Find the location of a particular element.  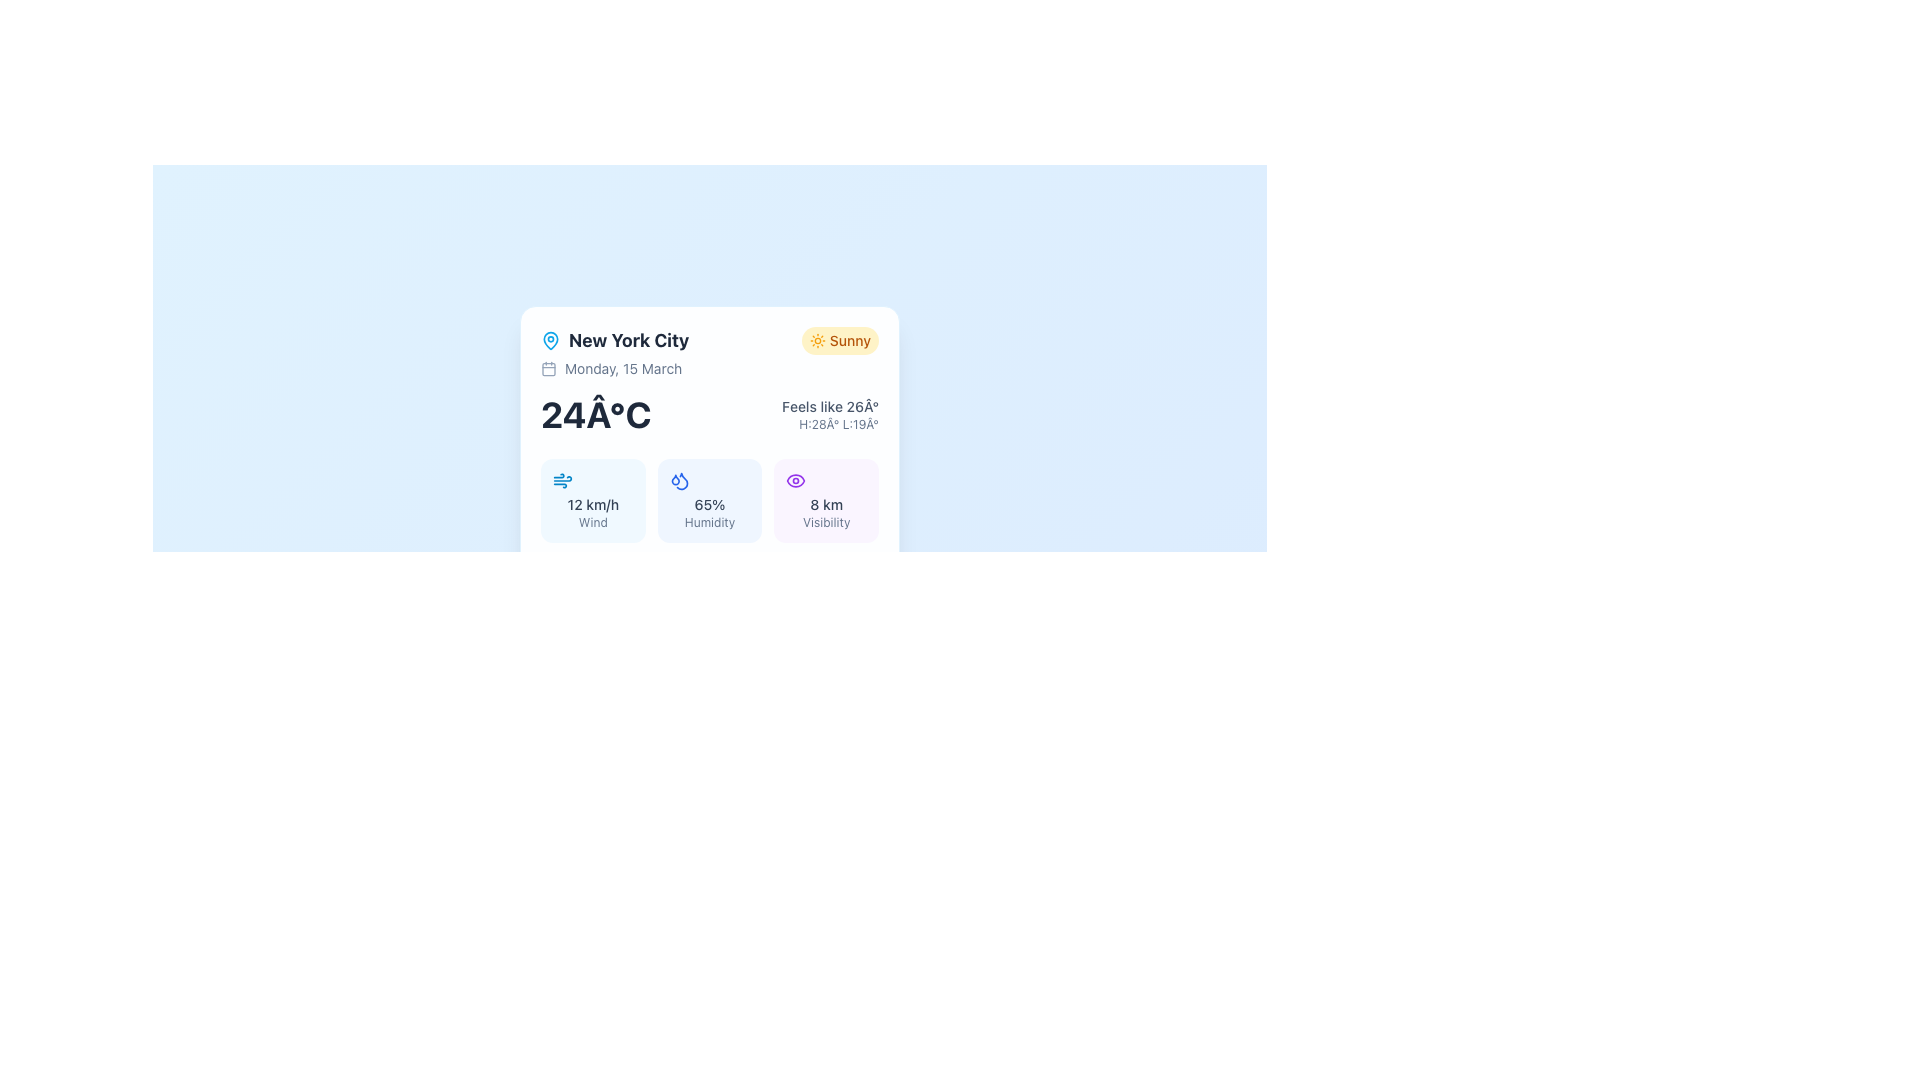

temperature information displayed in the text below 'Feels like 26°', located in the upper-right section of the weather card is located at coordinates (830, 423).